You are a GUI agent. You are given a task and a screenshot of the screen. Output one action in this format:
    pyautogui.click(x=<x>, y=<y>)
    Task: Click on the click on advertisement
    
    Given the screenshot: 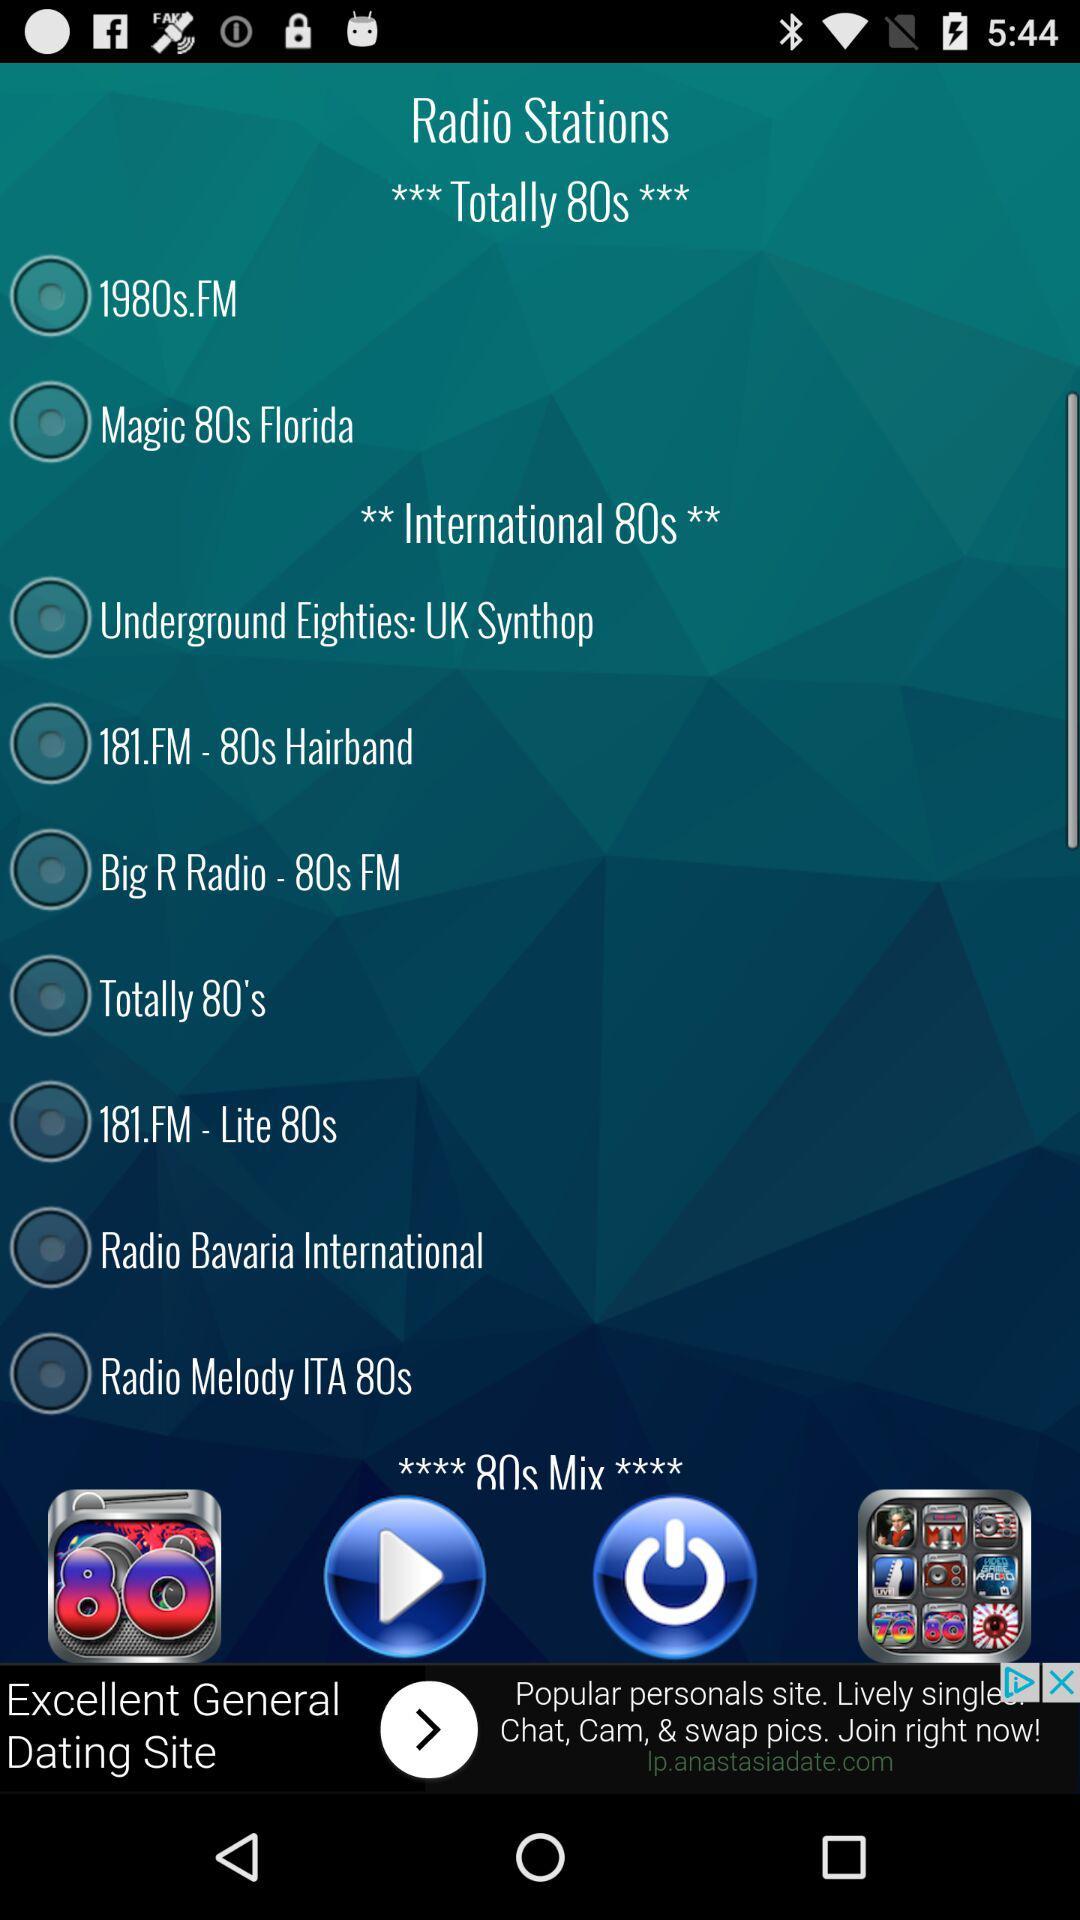 What is the action you would take?
    pyautogui.click(x=540, y=1727)
    